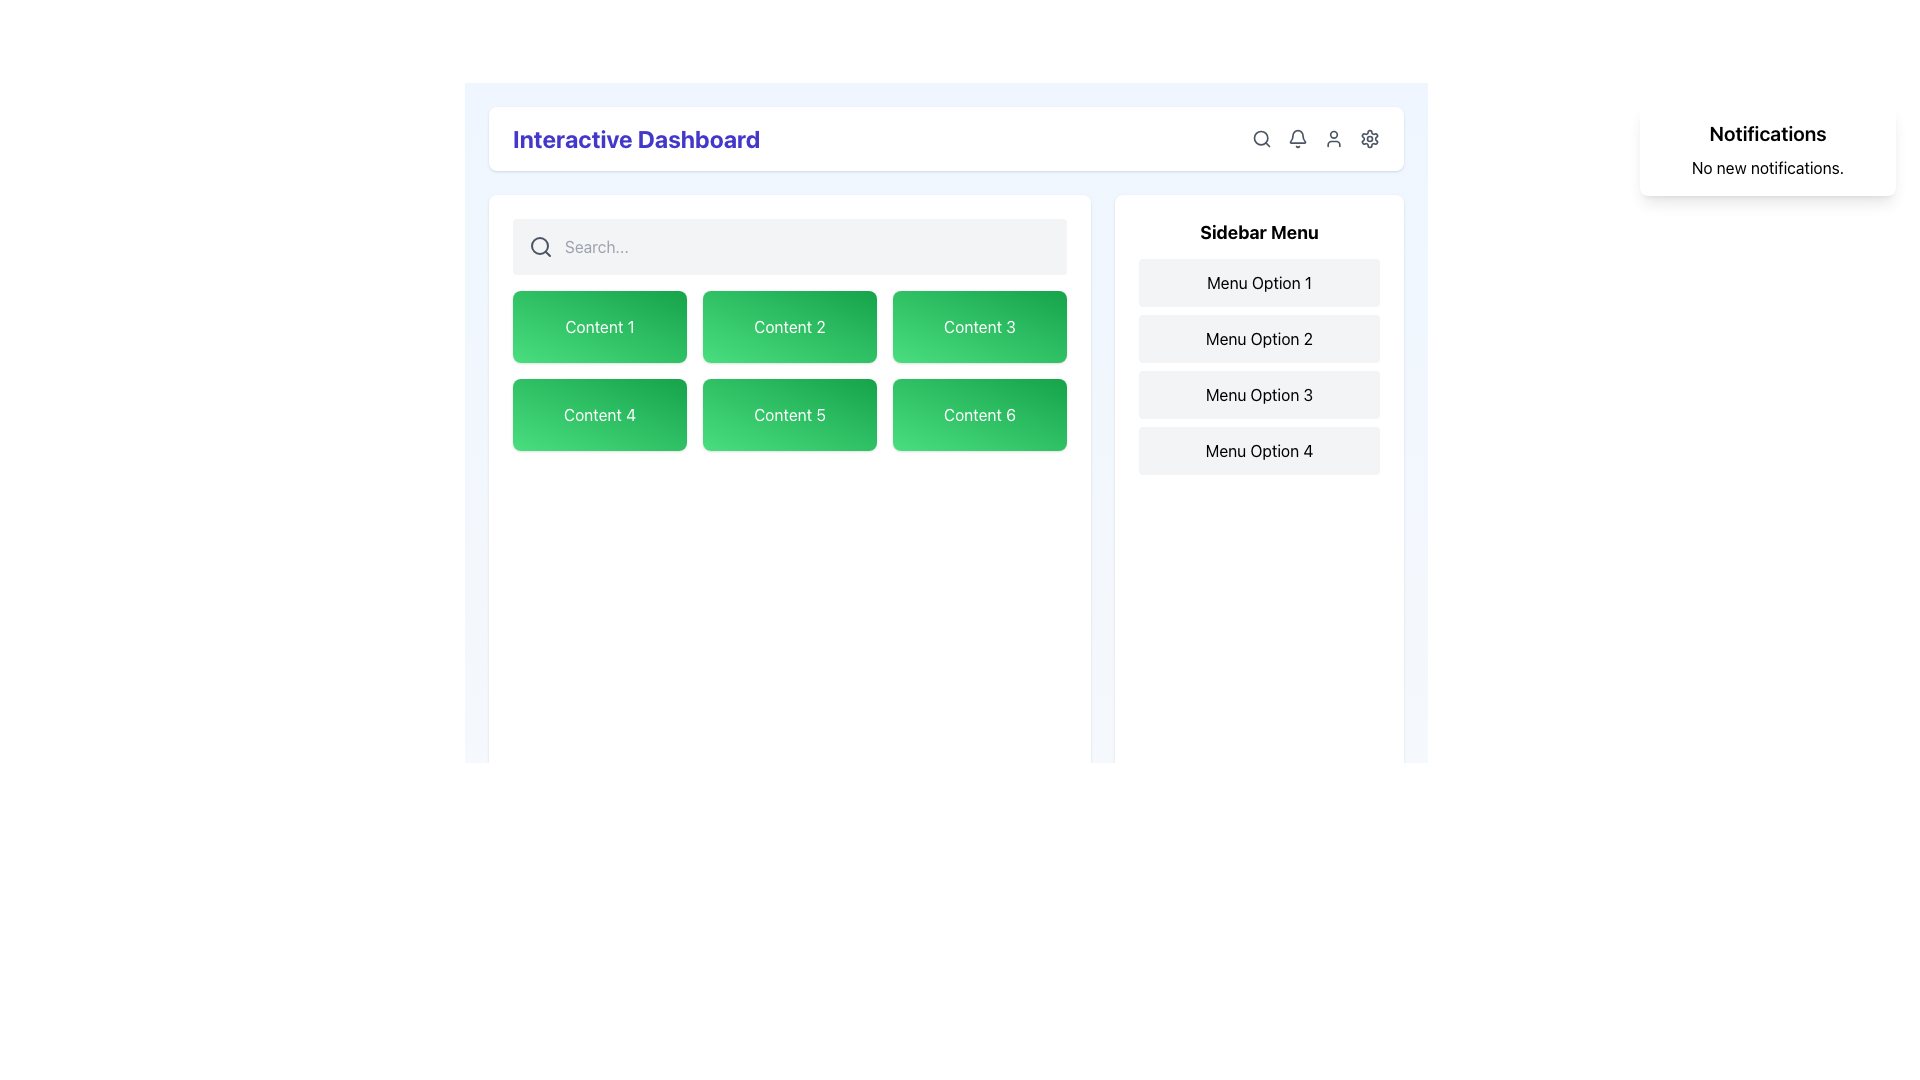  I want to click on the search icon located at the top left of the search bar, which serves as a visual cue for the search functionality, so click(541, 245).